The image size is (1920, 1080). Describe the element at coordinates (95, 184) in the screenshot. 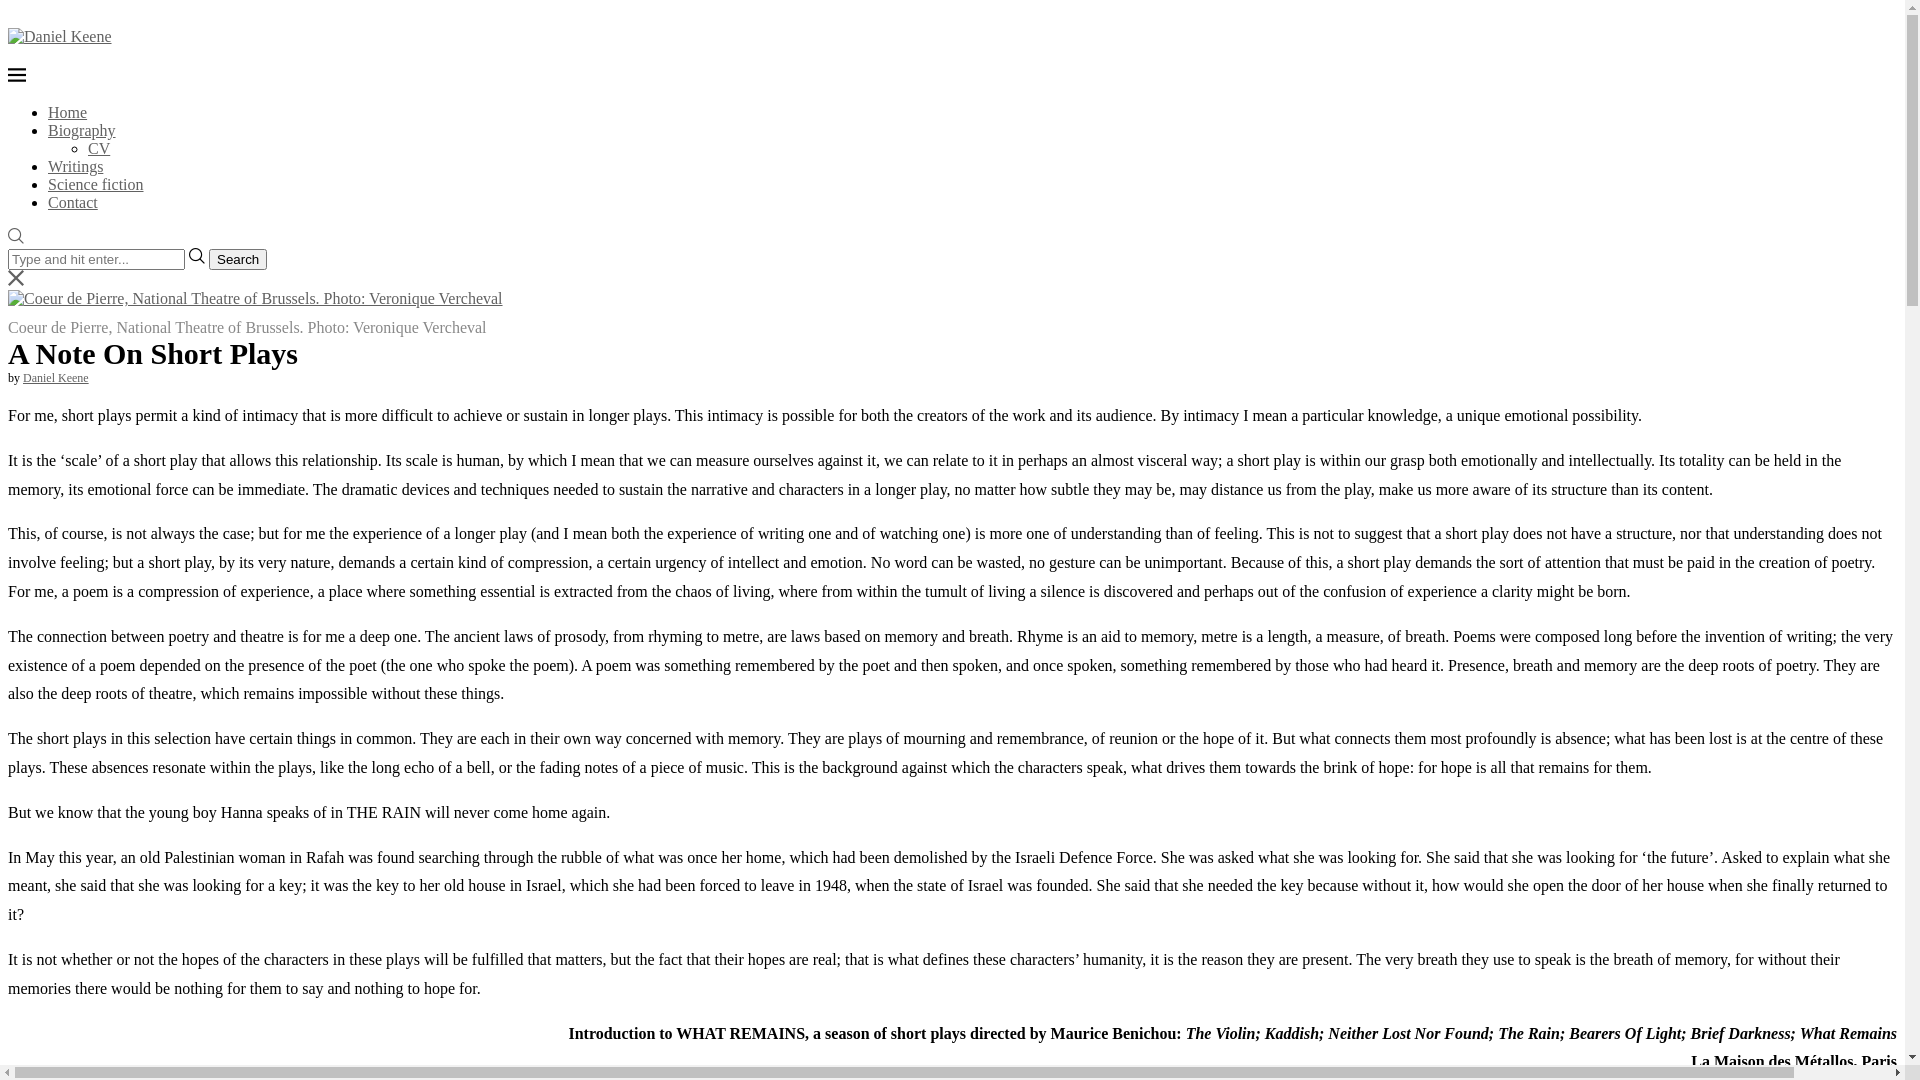

I see `'Science fiction'` at that location.